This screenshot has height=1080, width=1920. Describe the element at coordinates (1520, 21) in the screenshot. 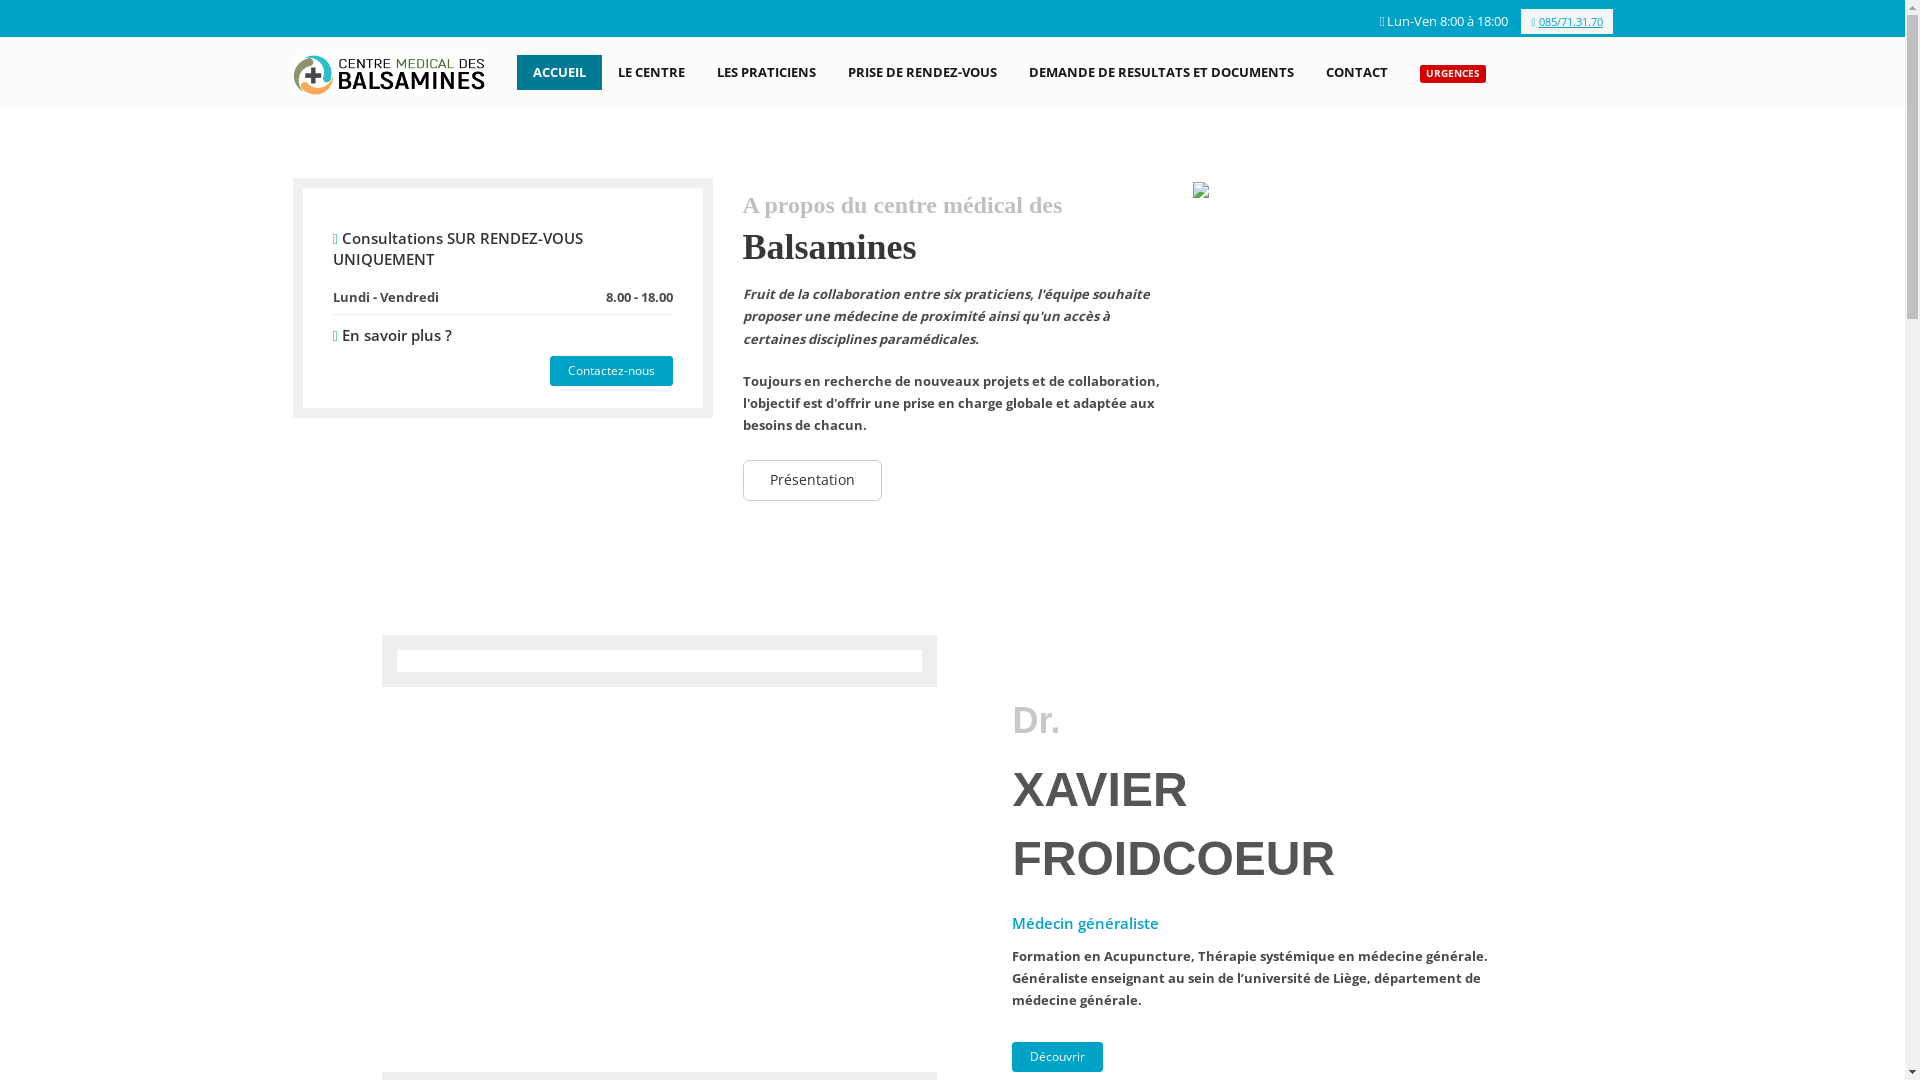

I see `'085/71.31.70'` at that location.